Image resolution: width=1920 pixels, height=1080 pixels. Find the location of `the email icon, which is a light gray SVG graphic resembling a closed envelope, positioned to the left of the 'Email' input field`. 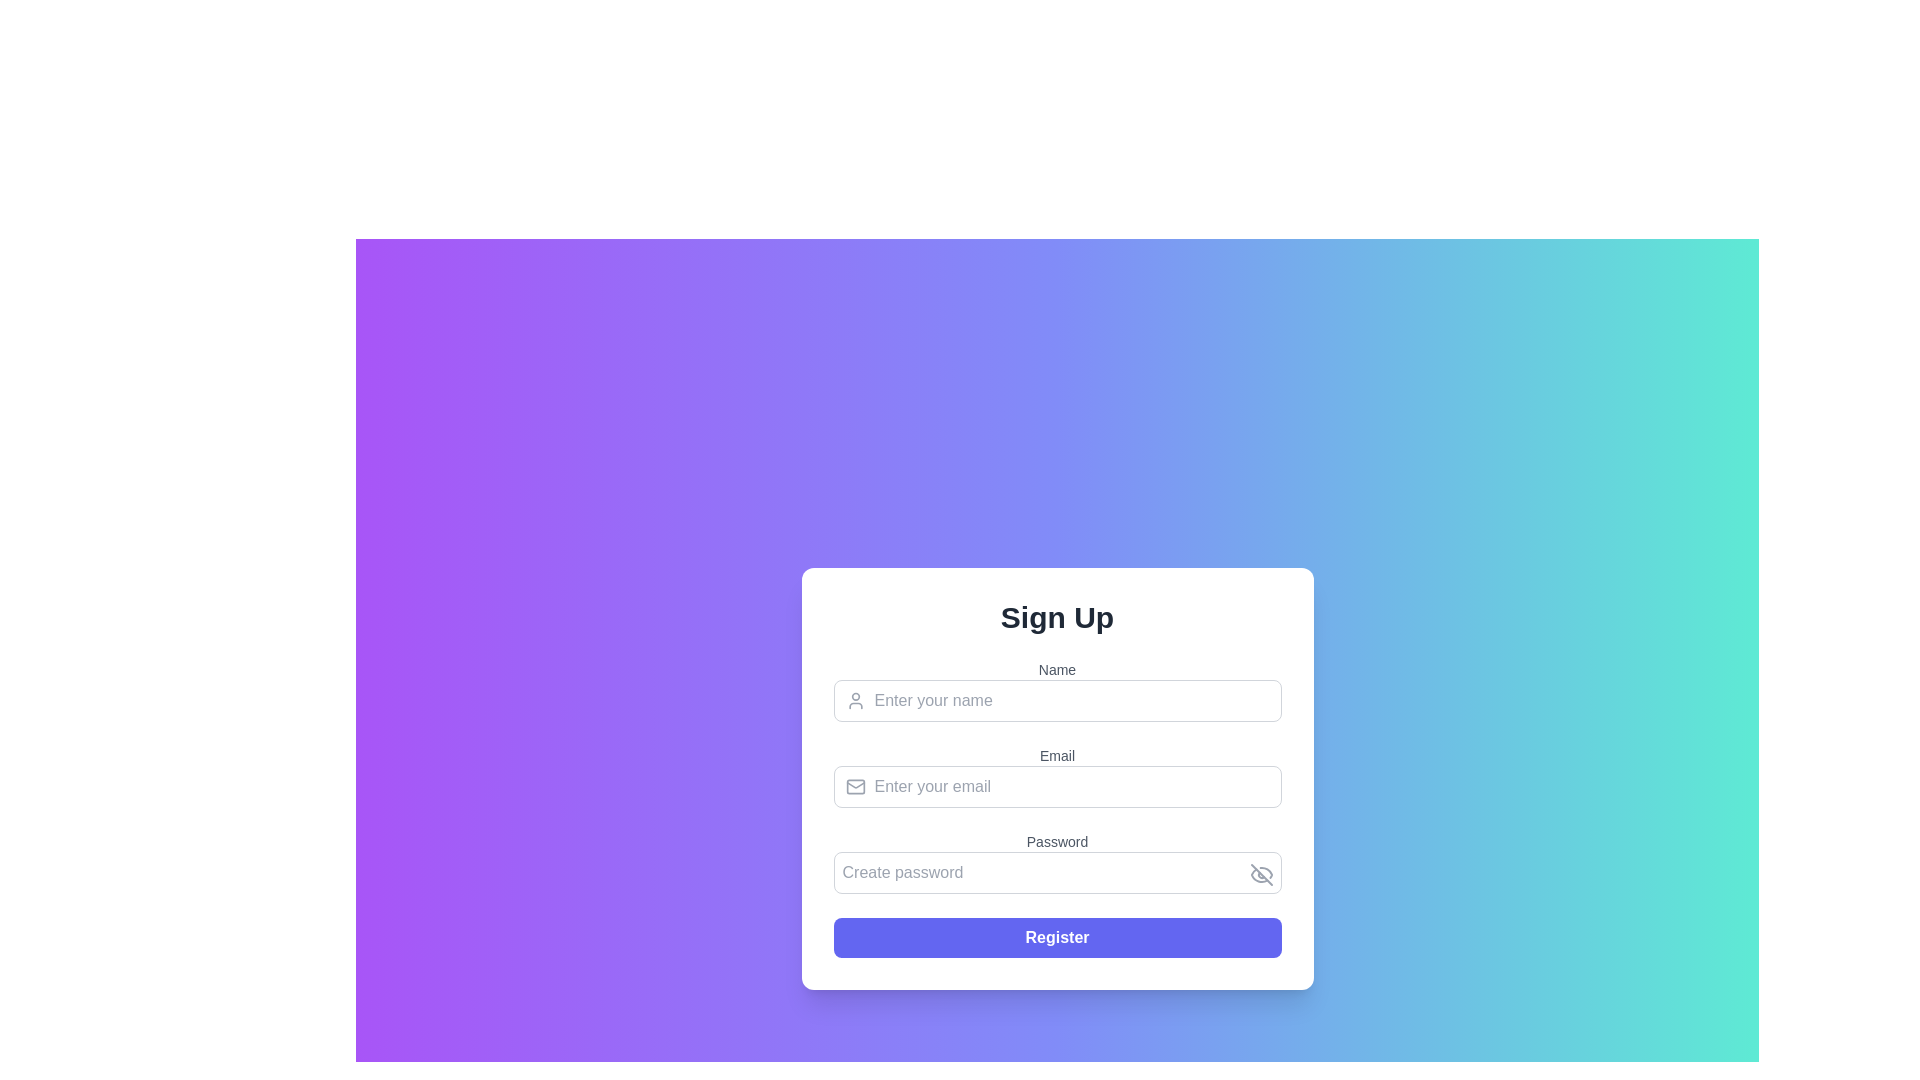

the email icon, which is a light gray SVG graphic resembling a closed envelope, positioned to the left of the 'Email' input field is located at coordinates (855, 785).